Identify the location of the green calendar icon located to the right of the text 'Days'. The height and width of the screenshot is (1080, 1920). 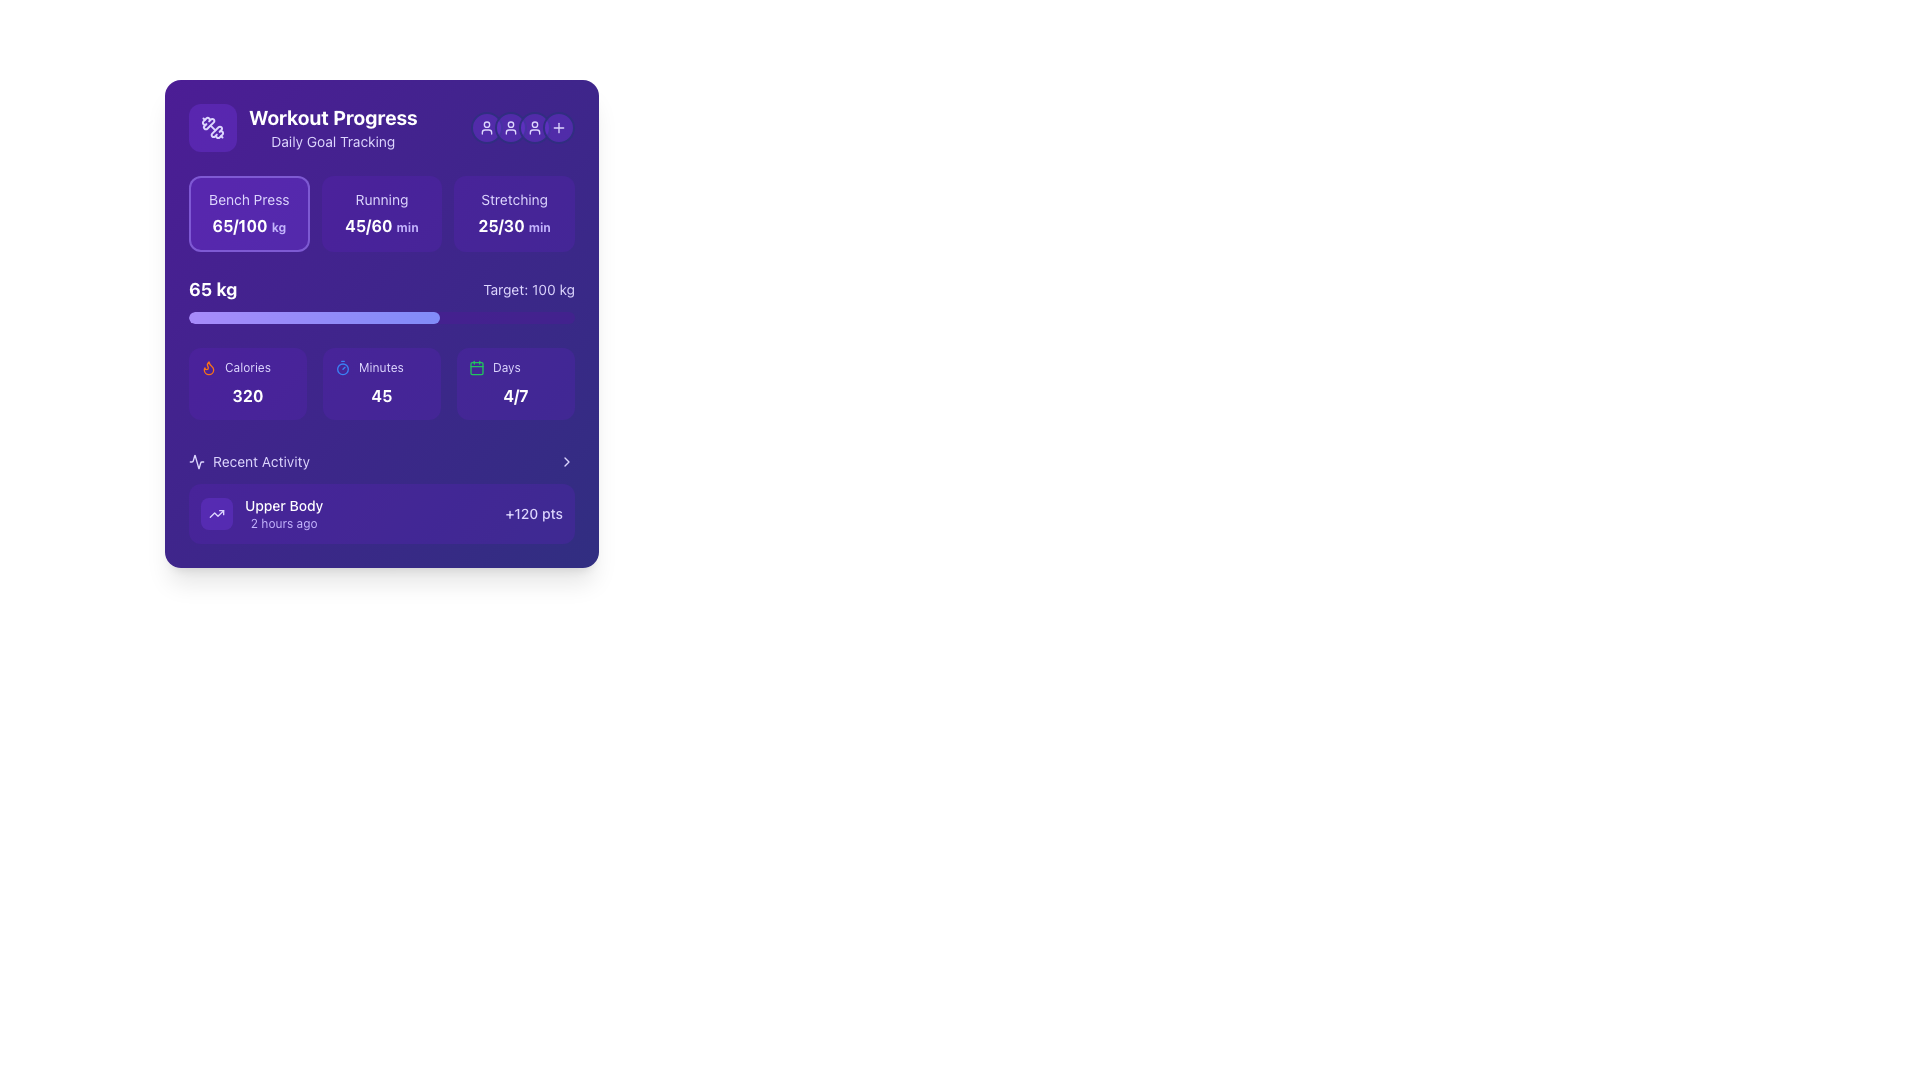
(475, 367).